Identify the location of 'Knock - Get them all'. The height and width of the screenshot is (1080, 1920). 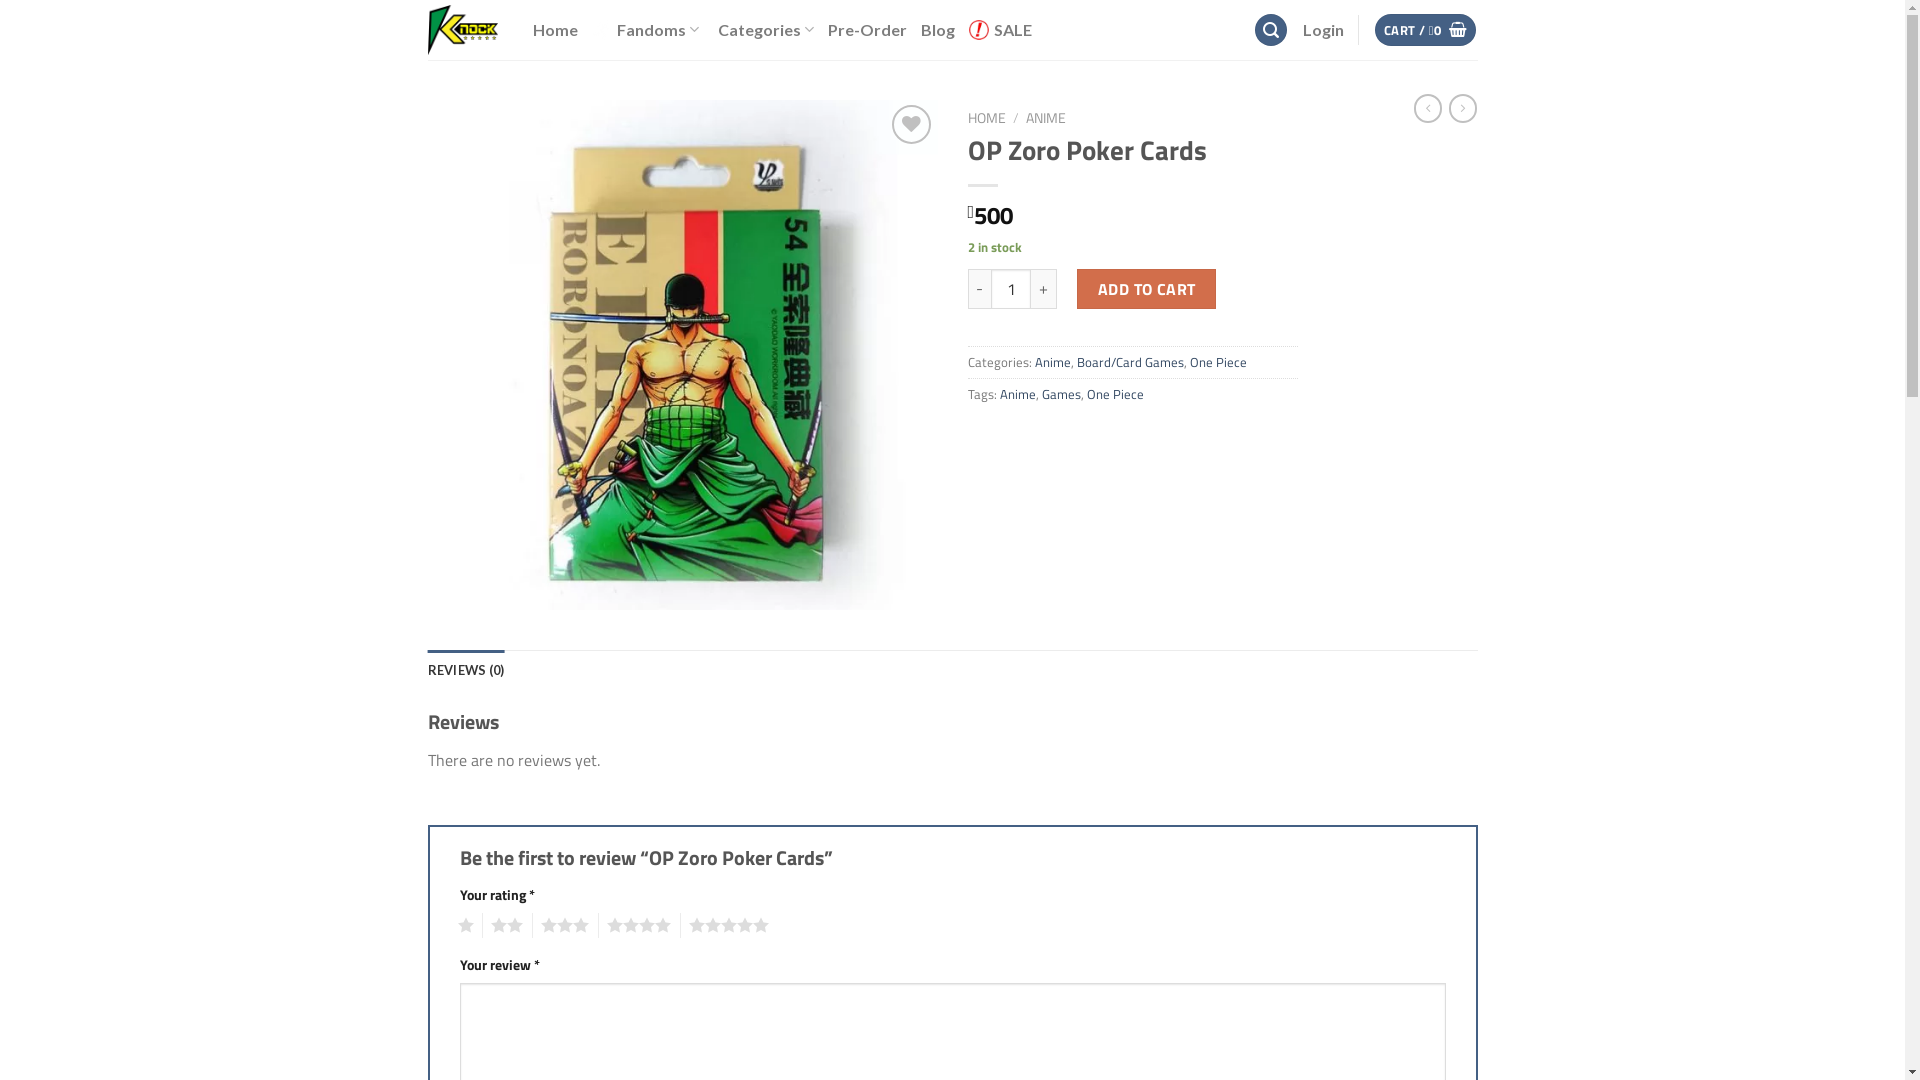
(464, 30).